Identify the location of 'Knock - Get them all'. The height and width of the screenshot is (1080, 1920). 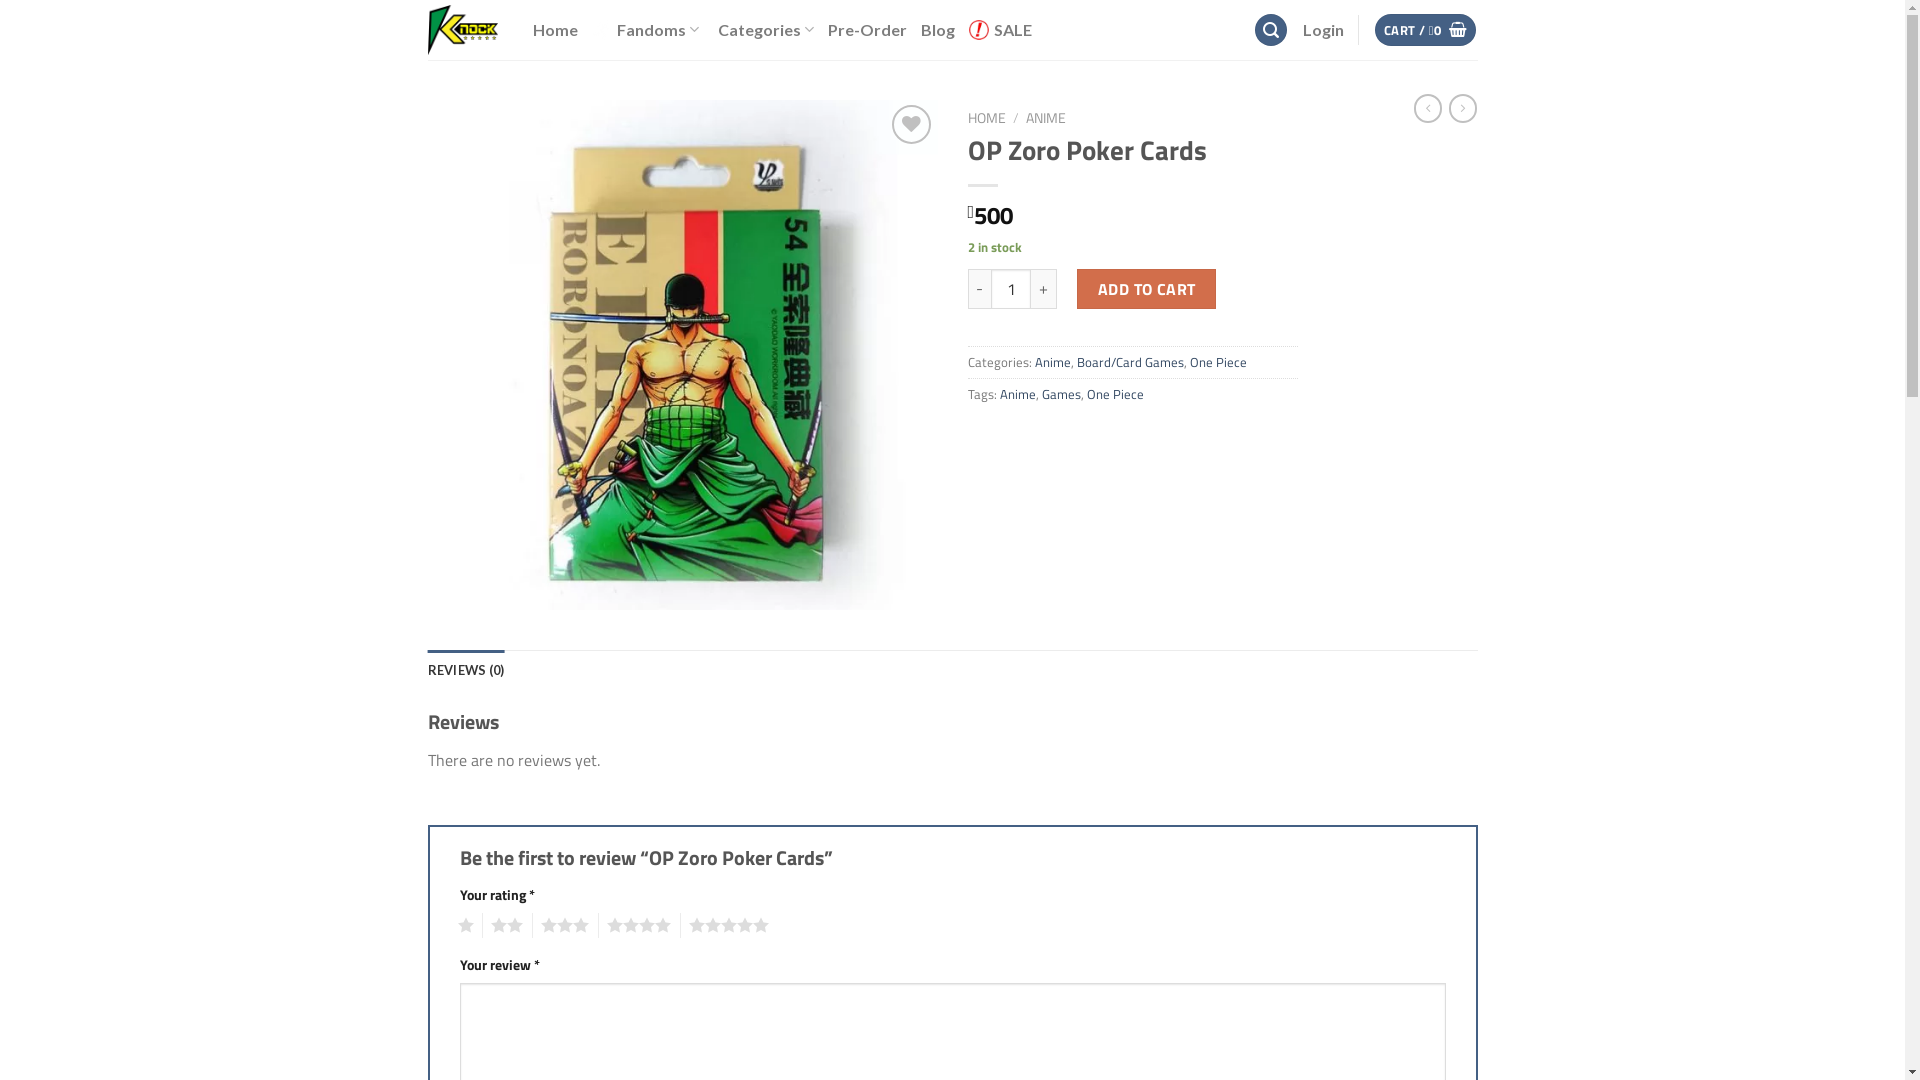
(464, 30).